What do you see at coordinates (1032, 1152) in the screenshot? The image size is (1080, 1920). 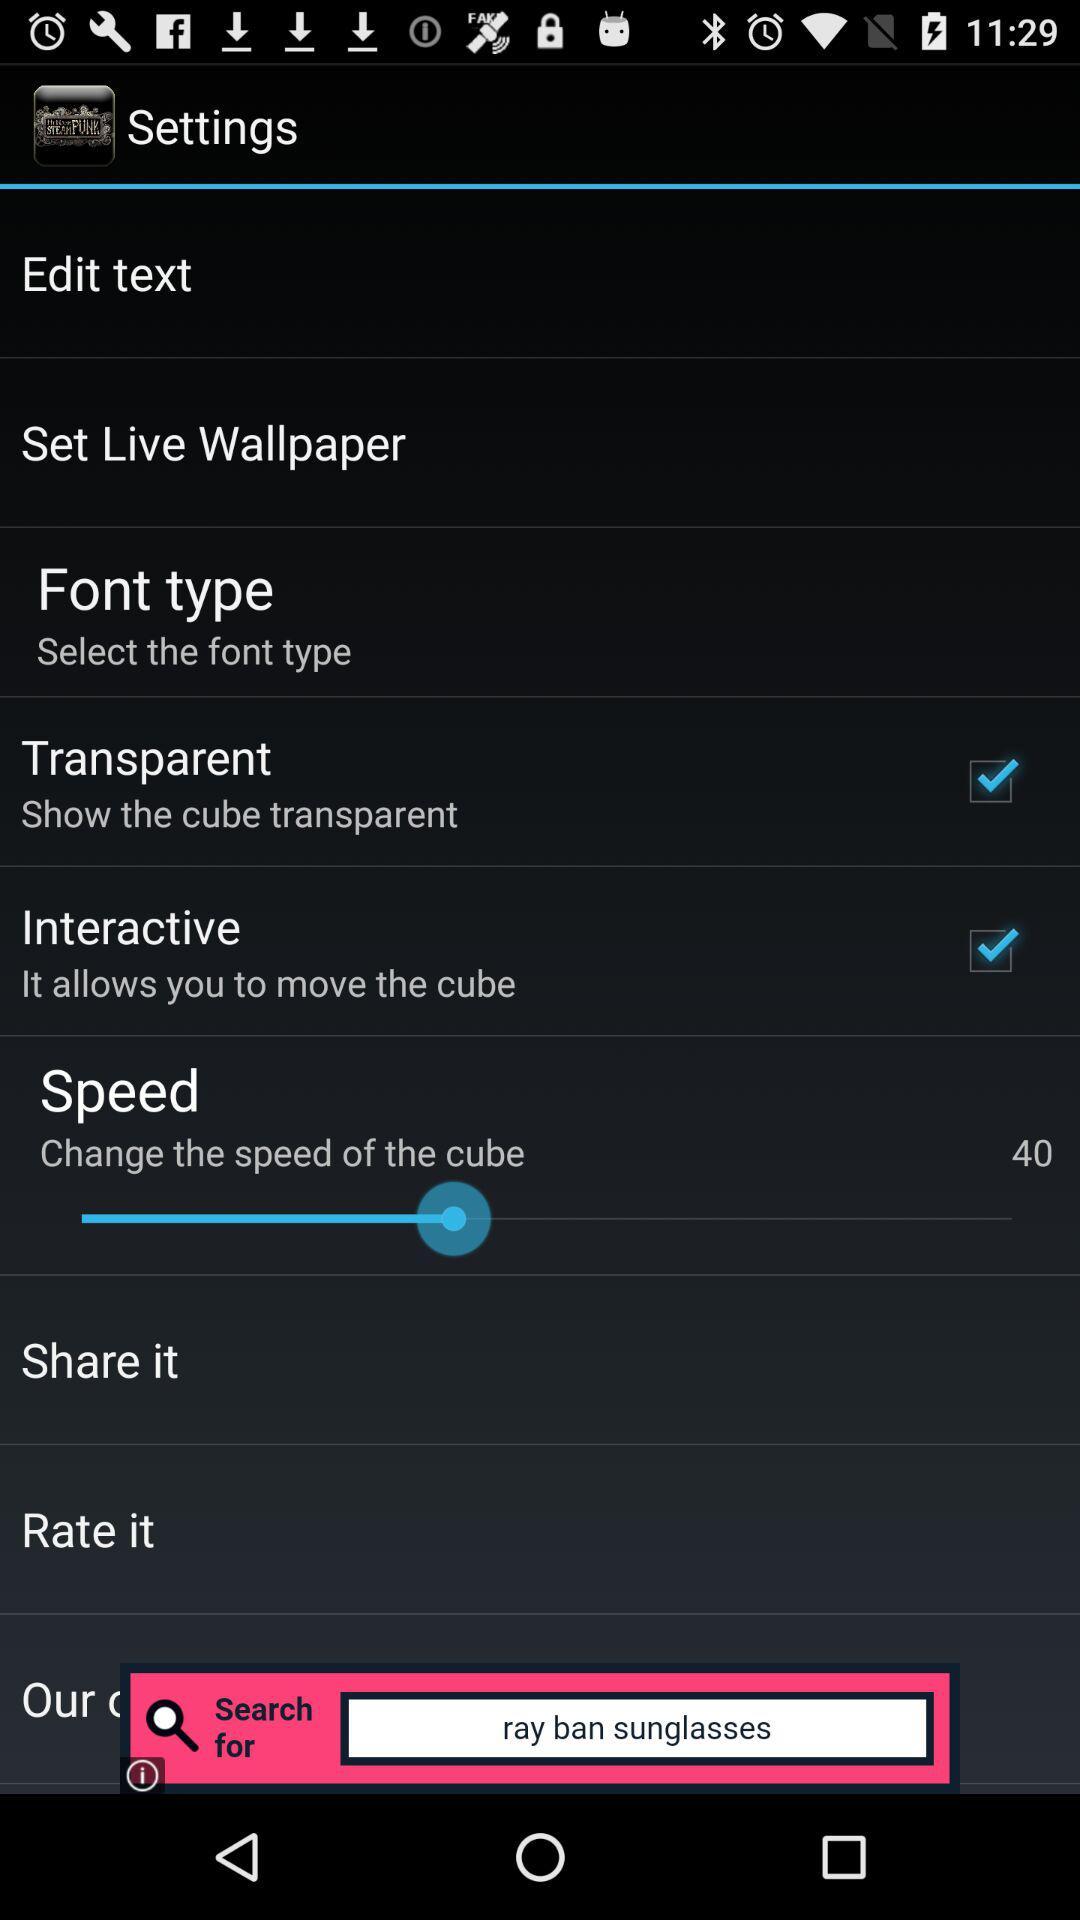 I see `40 icon` at bounding box center [1032, 1152].